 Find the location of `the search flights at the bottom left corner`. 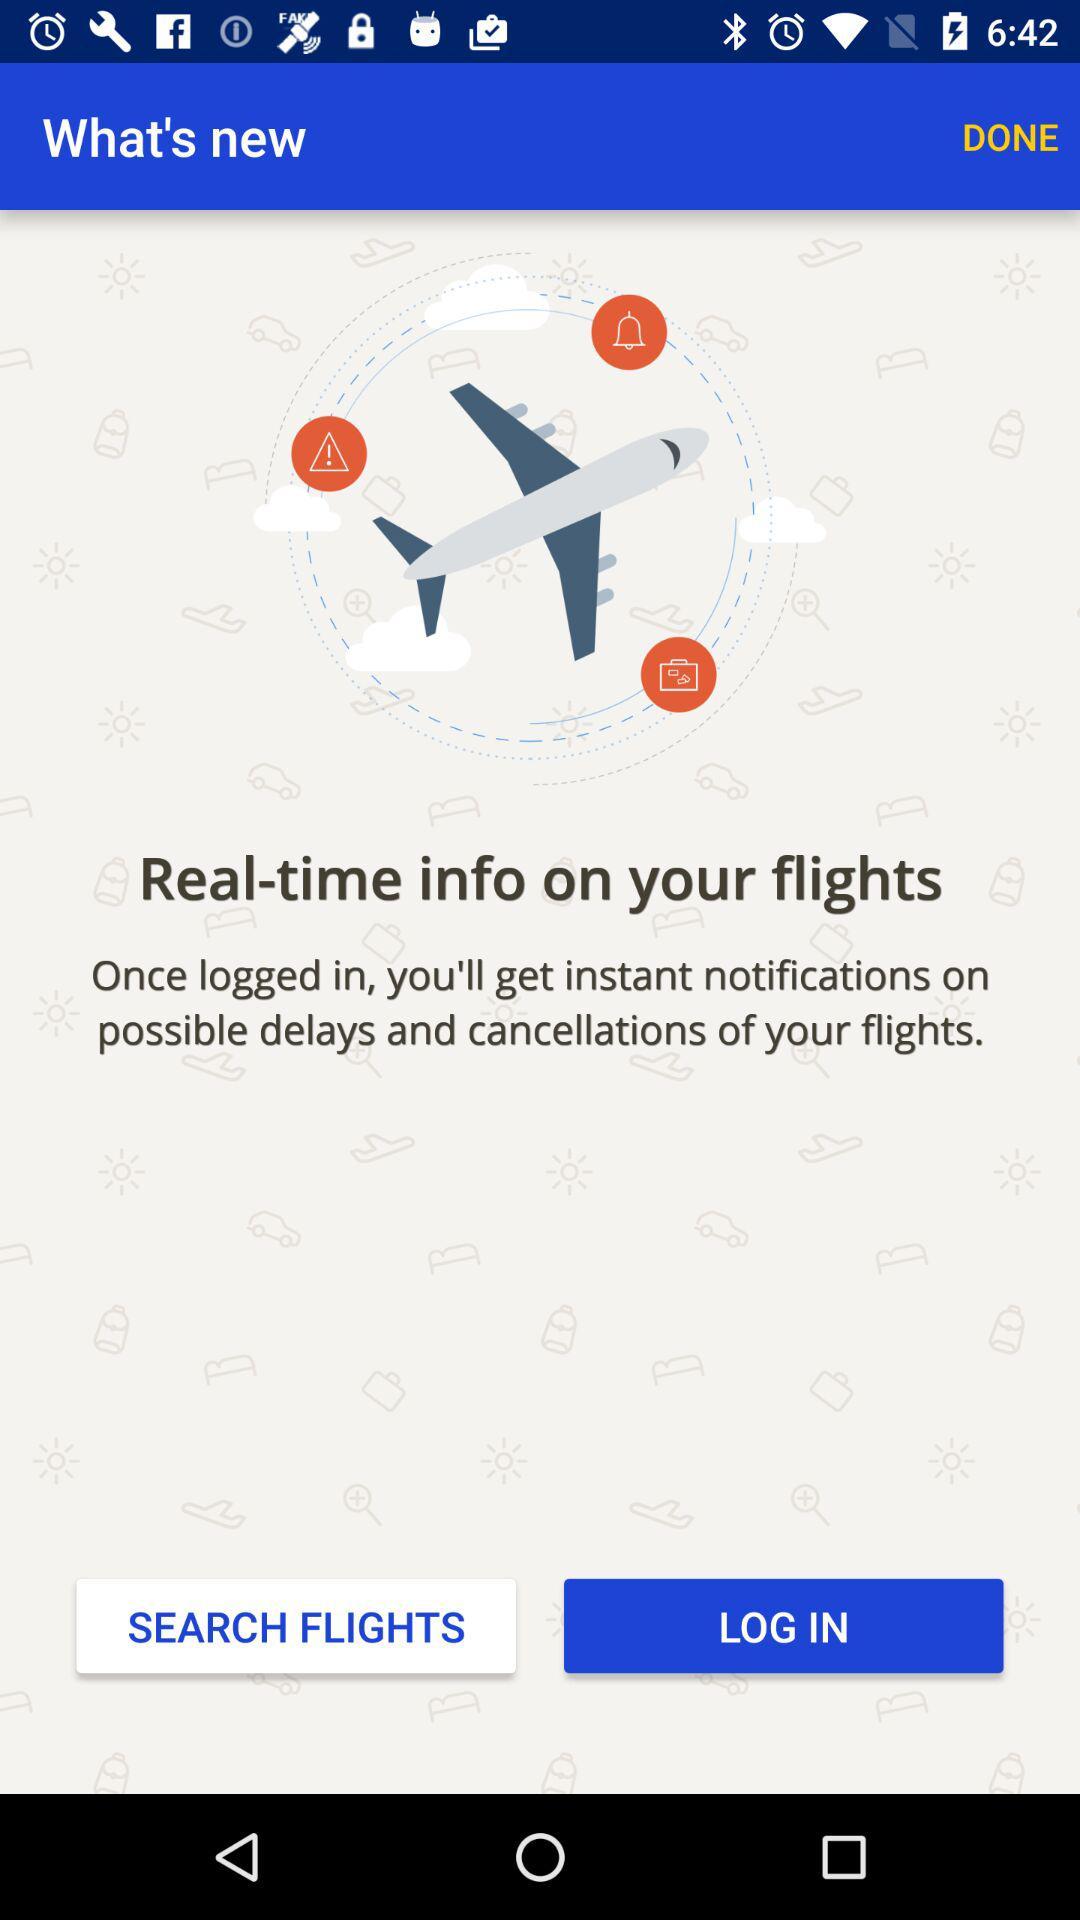

the search flights at the bottom left corner is located at coordinates (296, 1626).